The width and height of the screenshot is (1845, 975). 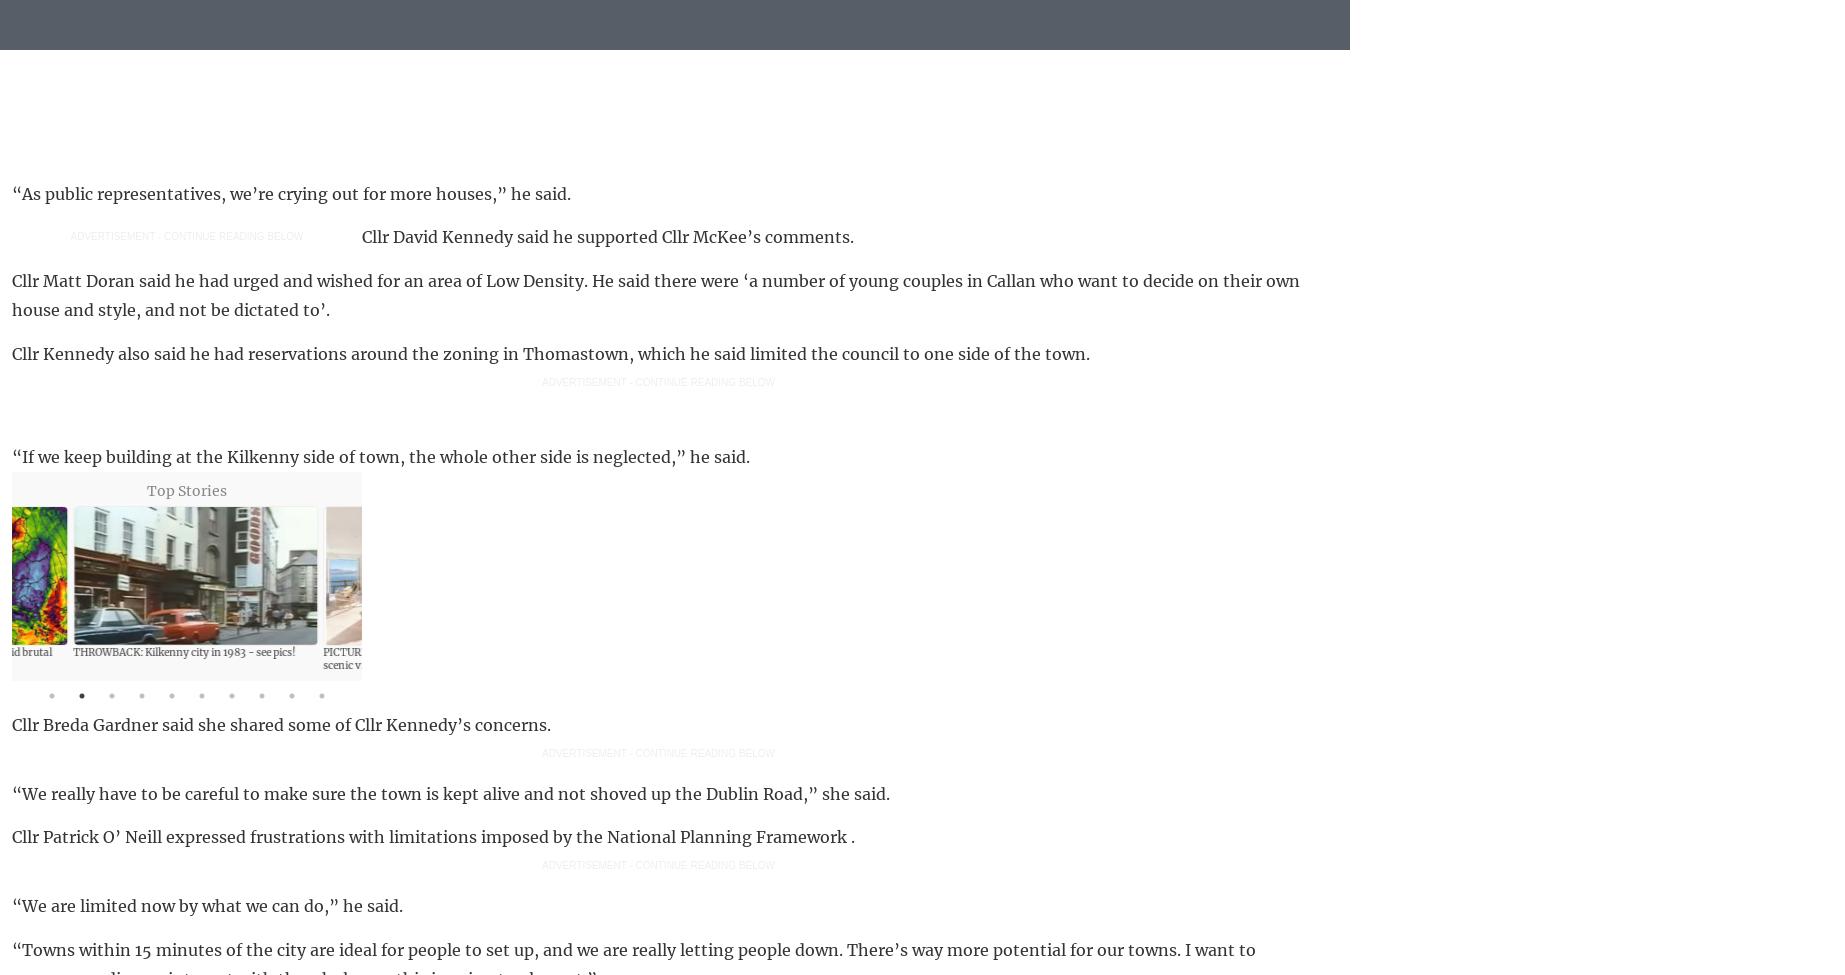 I want to click on 'Cllr Kennedy also said he had reservations around the zoning in Thomastown, which he said limited the council to one side of the town.', so click(x=11, y=352).